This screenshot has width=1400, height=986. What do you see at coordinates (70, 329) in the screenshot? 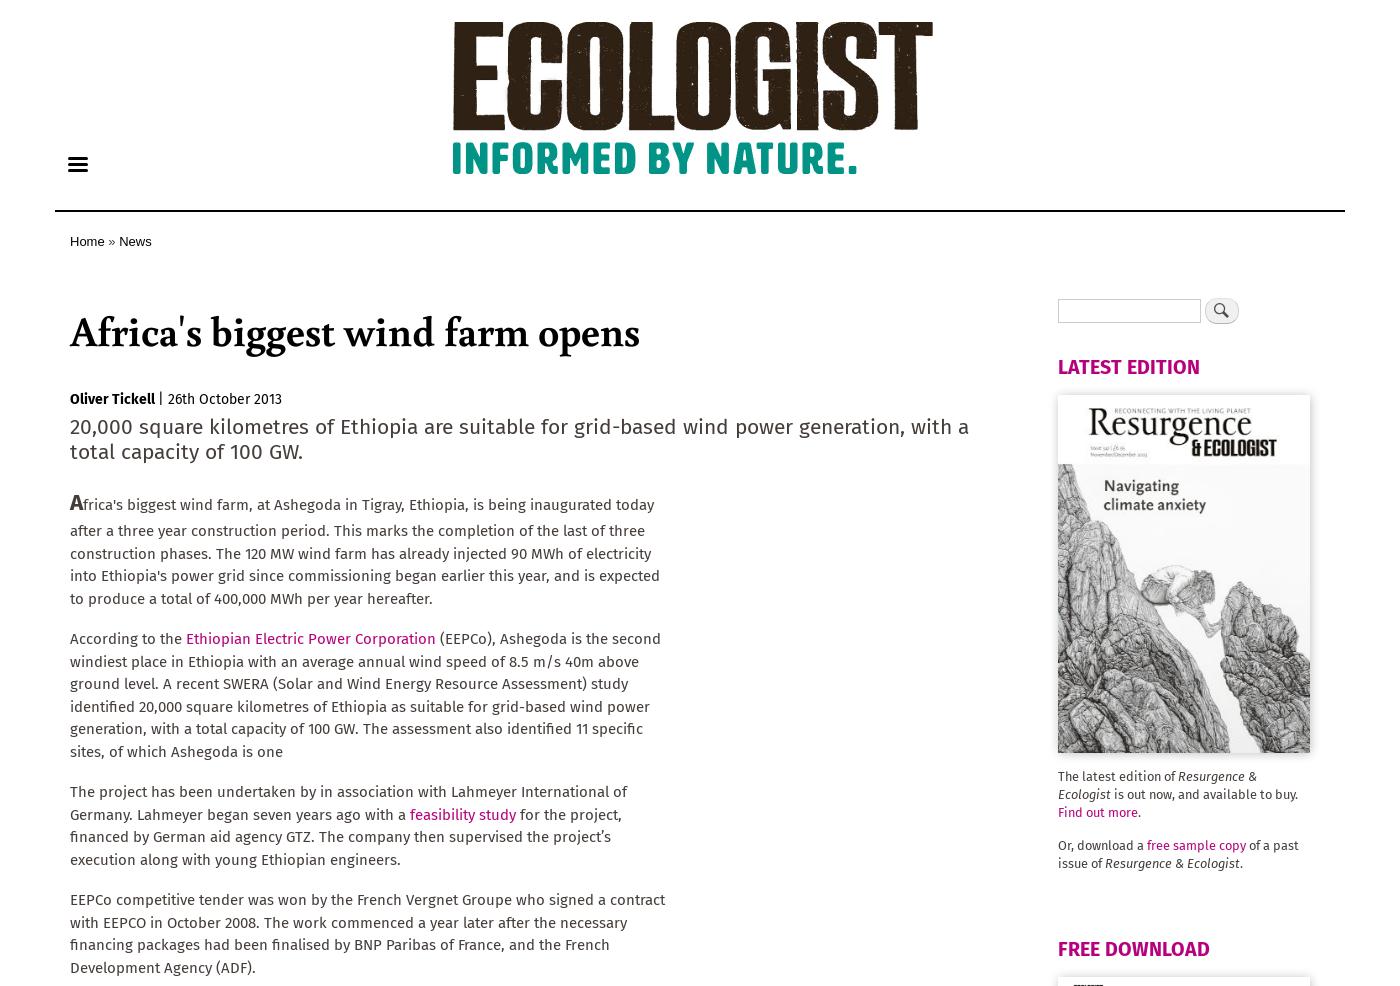
I see `'Africa's biggest wind farm opens'` at bounding box center [70, 329].